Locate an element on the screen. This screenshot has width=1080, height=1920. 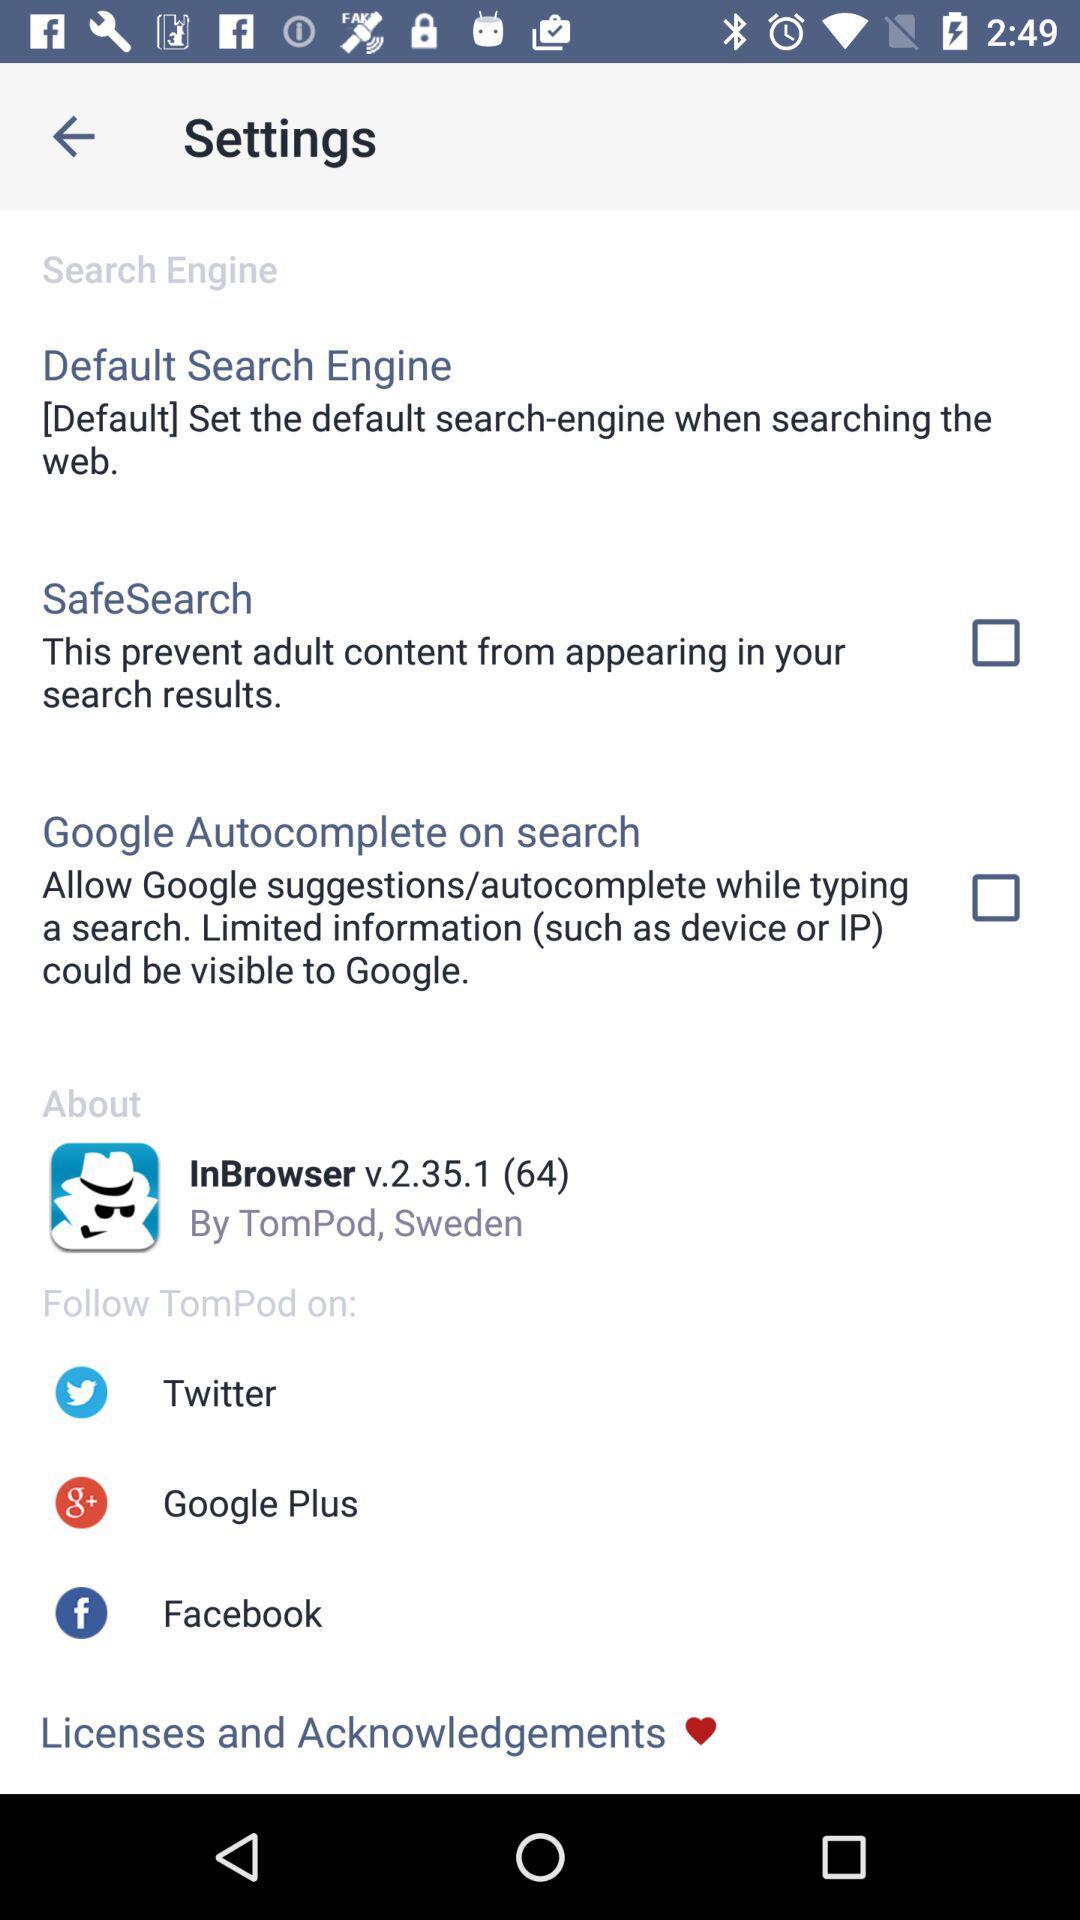
the twitter is located at coordinates (219, 1391).